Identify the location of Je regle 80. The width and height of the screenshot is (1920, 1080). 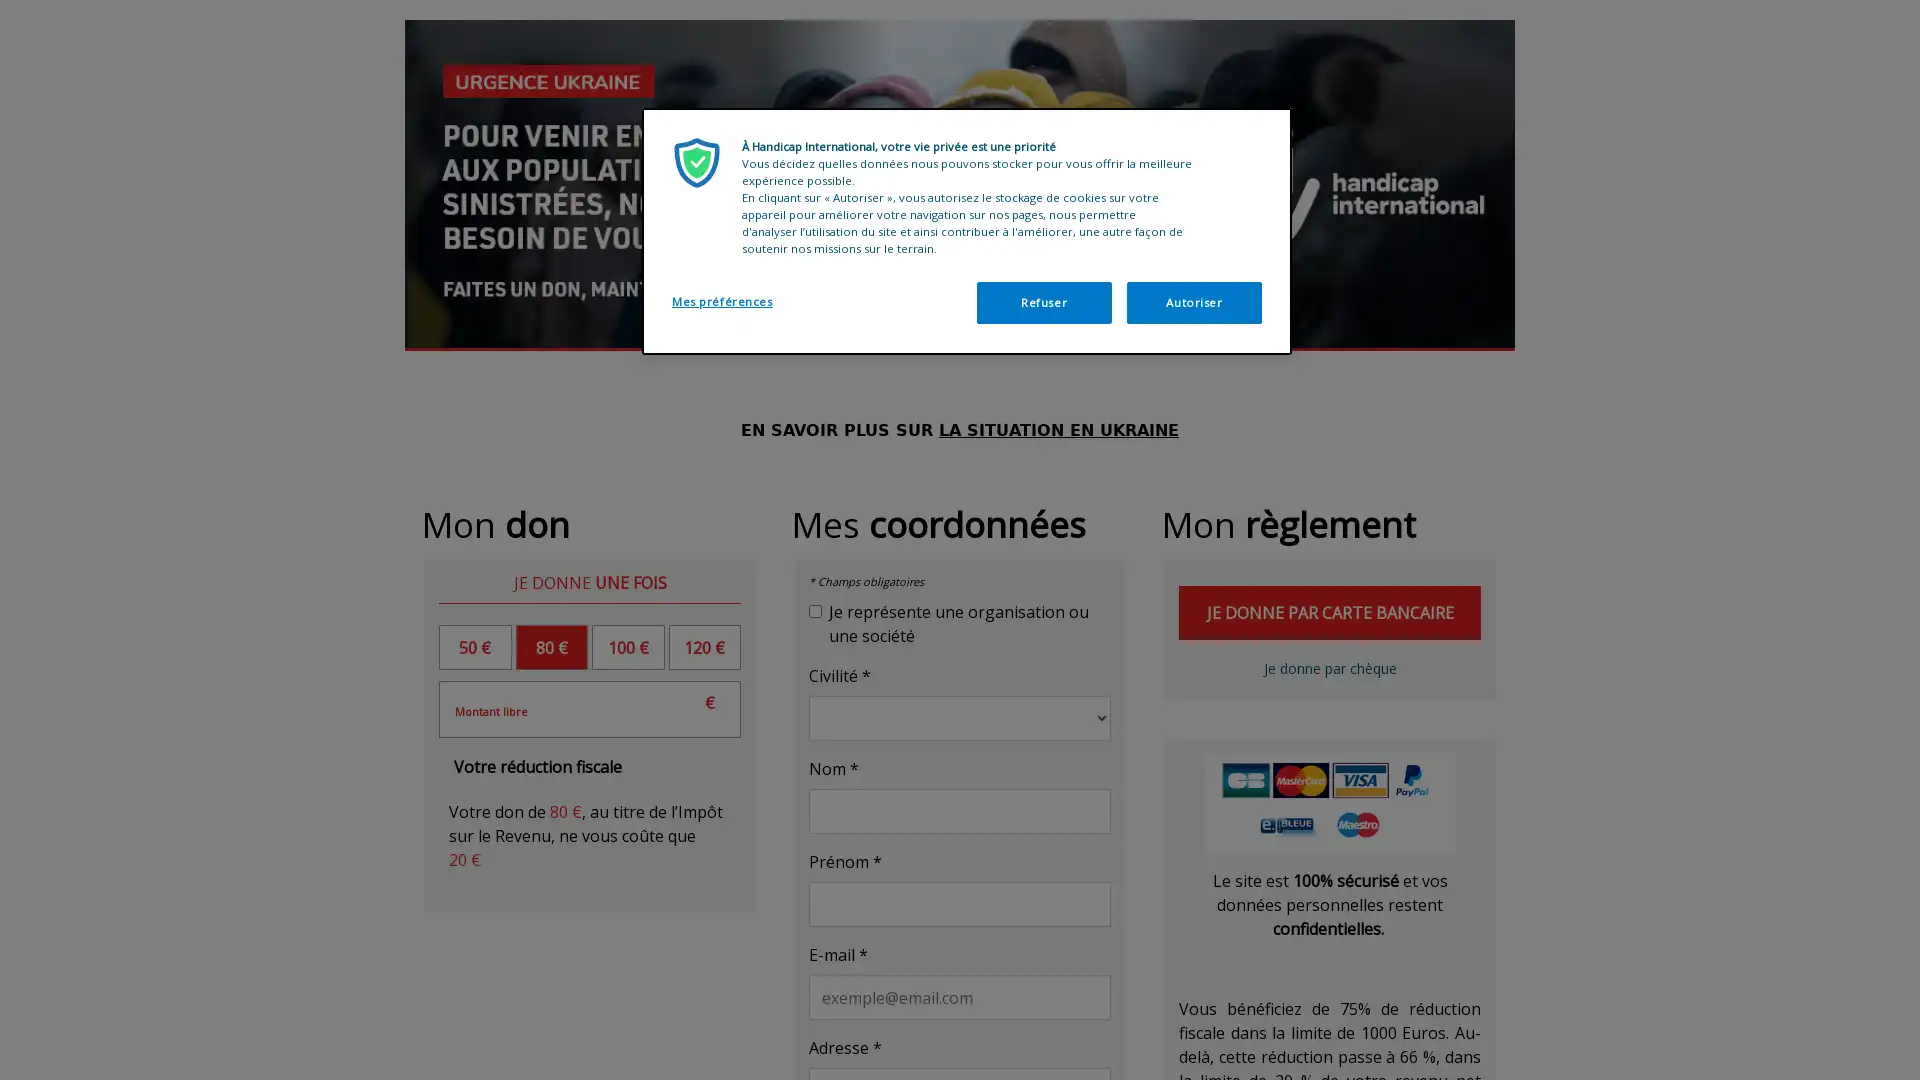
(1329, 667).